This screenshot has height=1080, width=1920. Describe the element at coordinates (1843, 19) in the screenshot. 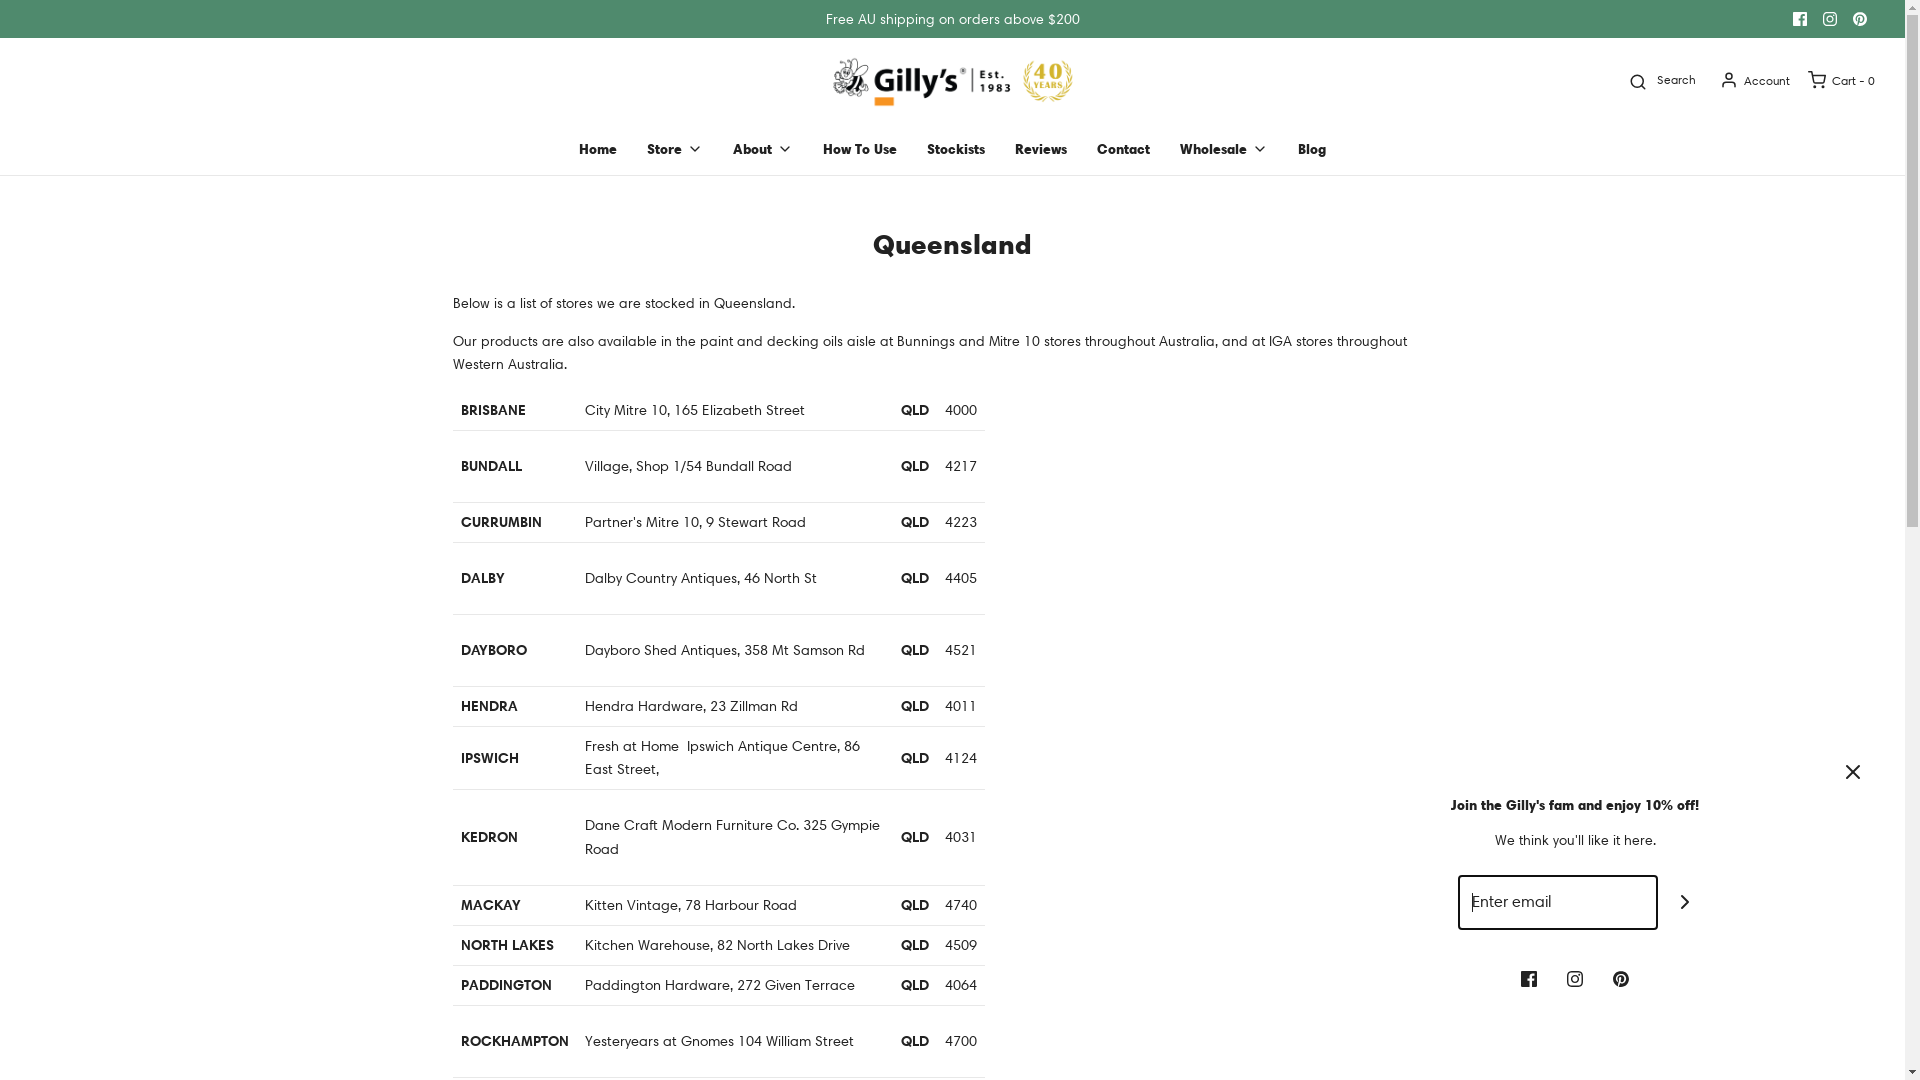

I see `'Pinterest icon'` at that location.